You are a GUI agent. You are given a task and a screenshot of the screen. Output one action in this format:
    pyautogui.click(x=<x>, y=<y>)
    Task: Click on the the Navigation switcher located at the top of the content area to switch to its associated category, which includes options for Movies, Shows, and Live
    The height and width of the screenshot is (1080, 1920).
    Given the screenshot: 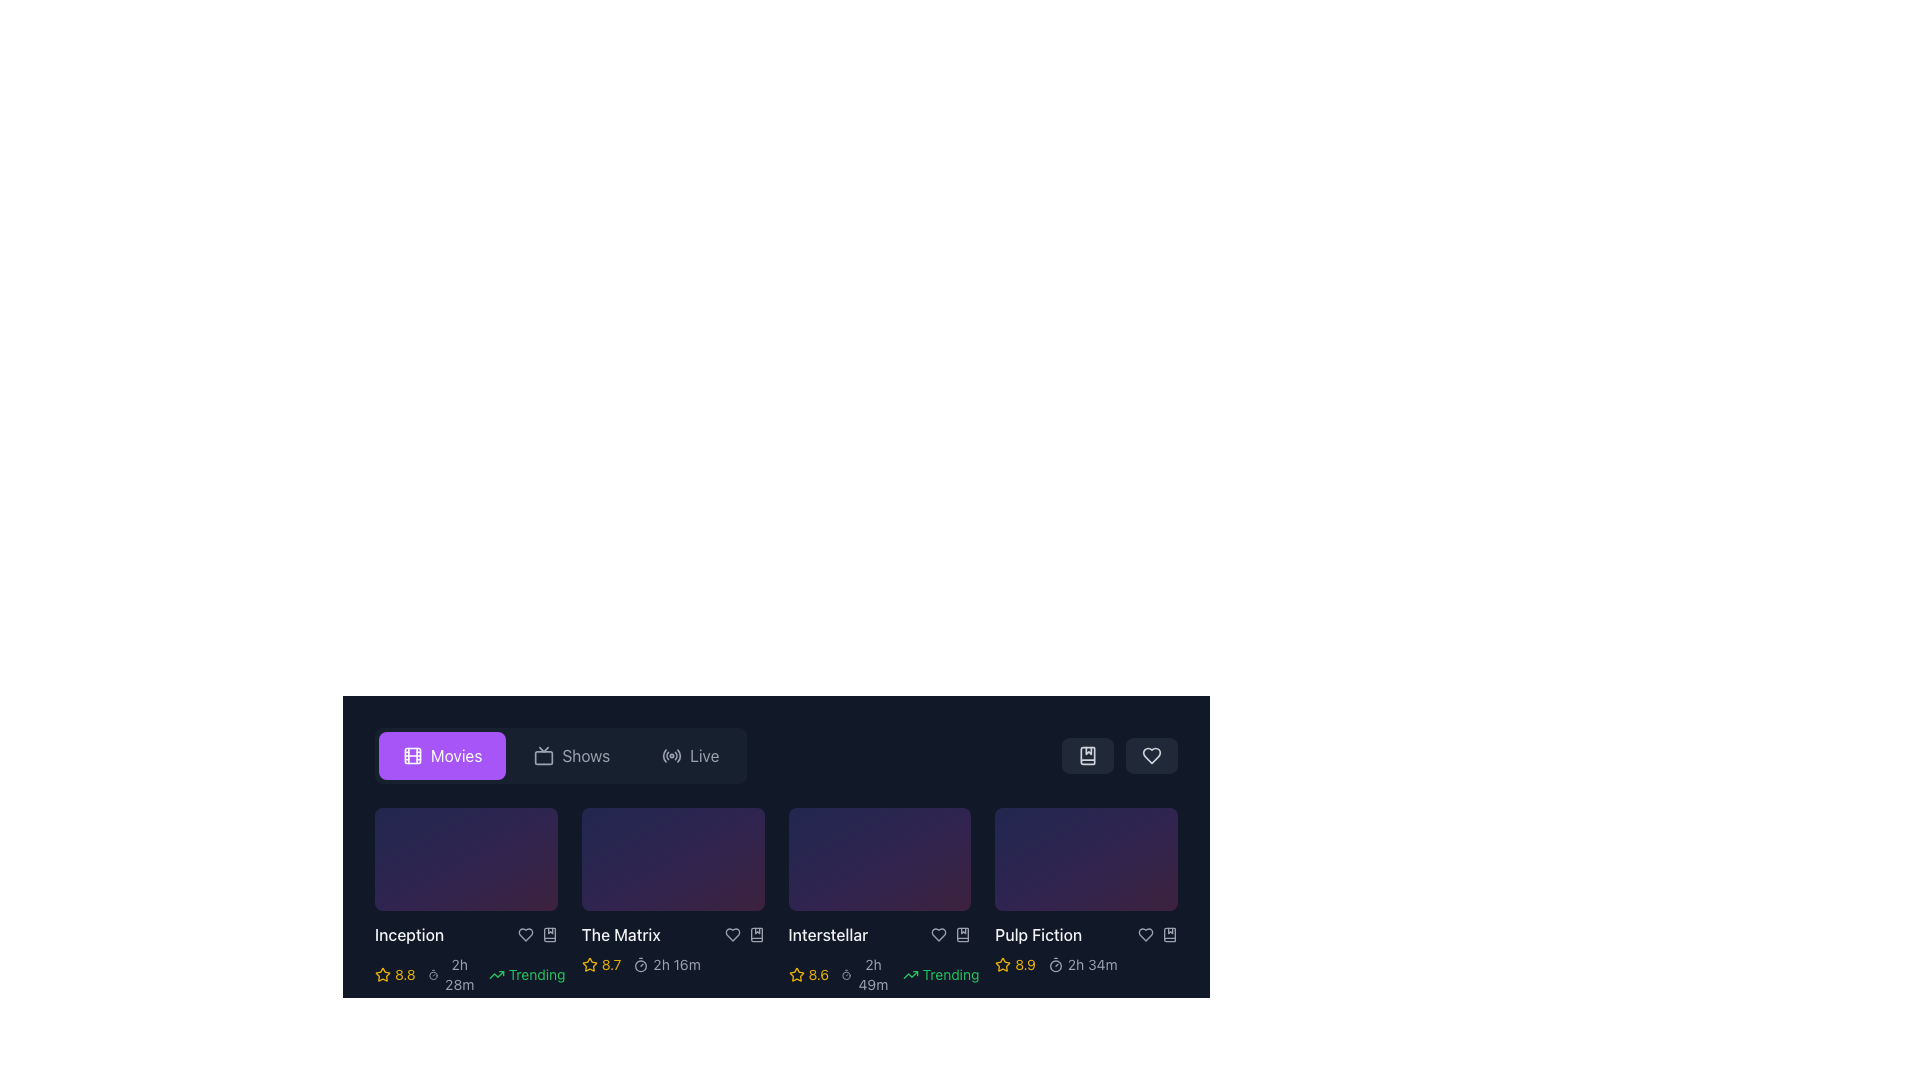 What is the action you would take?
    pyautogui.click(x=775, y=756)
    